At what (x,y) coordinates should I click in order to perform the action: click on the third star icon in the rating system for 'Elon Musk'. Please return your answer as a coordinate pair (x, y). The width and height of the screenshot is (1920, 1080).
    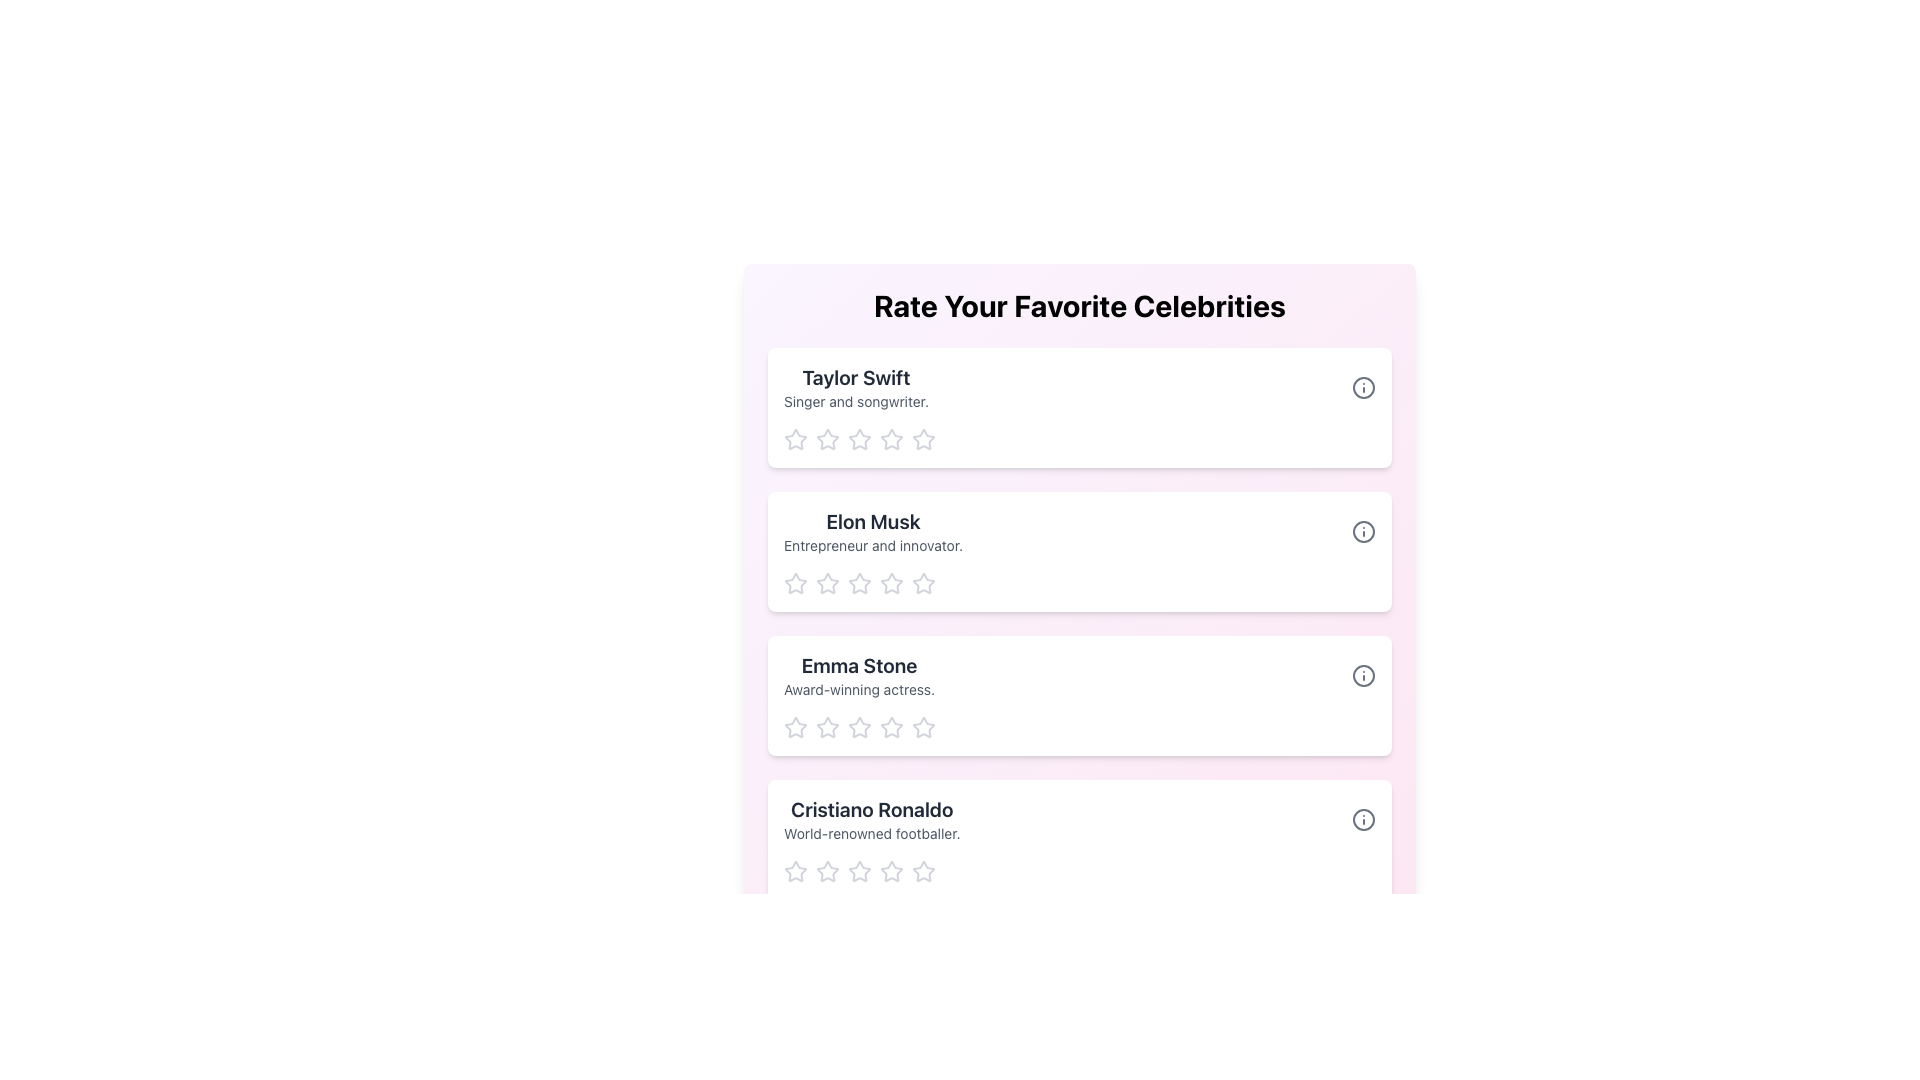
    Looking at the image, I should click on (923, 583).